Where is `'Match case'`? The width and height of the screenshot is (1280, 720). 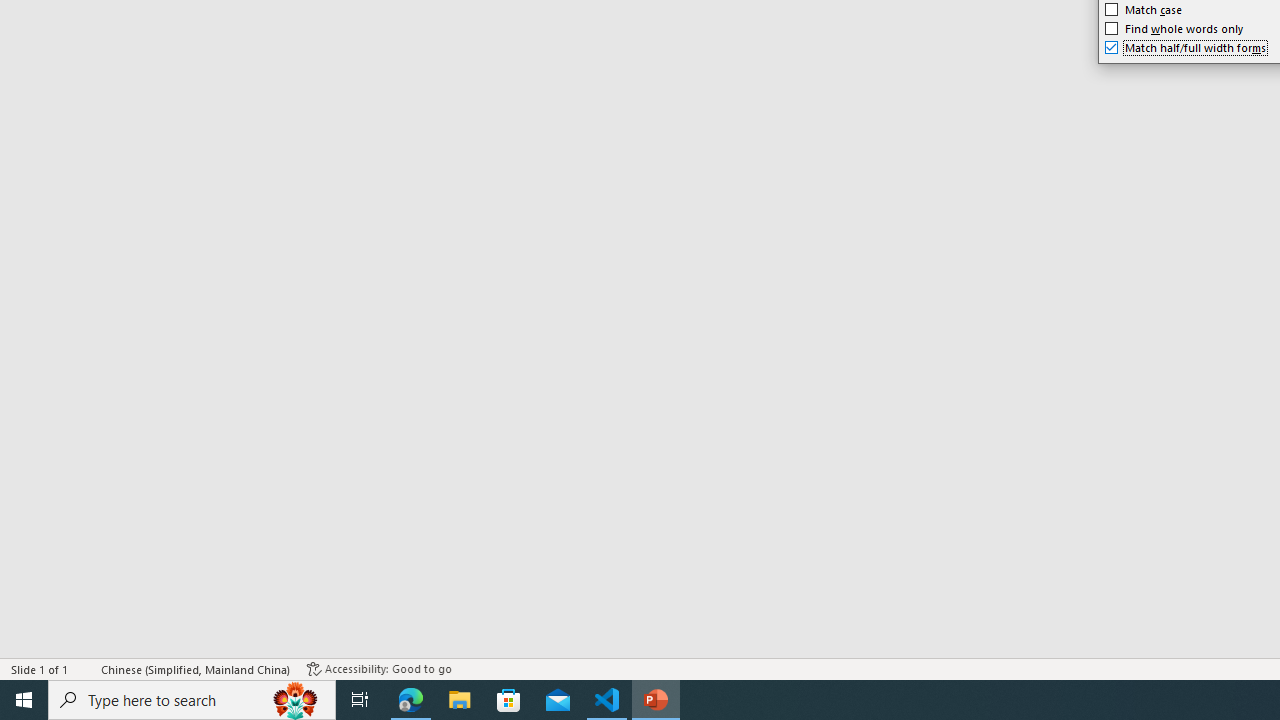
'Match case' is located at coordinates (1144, 10).